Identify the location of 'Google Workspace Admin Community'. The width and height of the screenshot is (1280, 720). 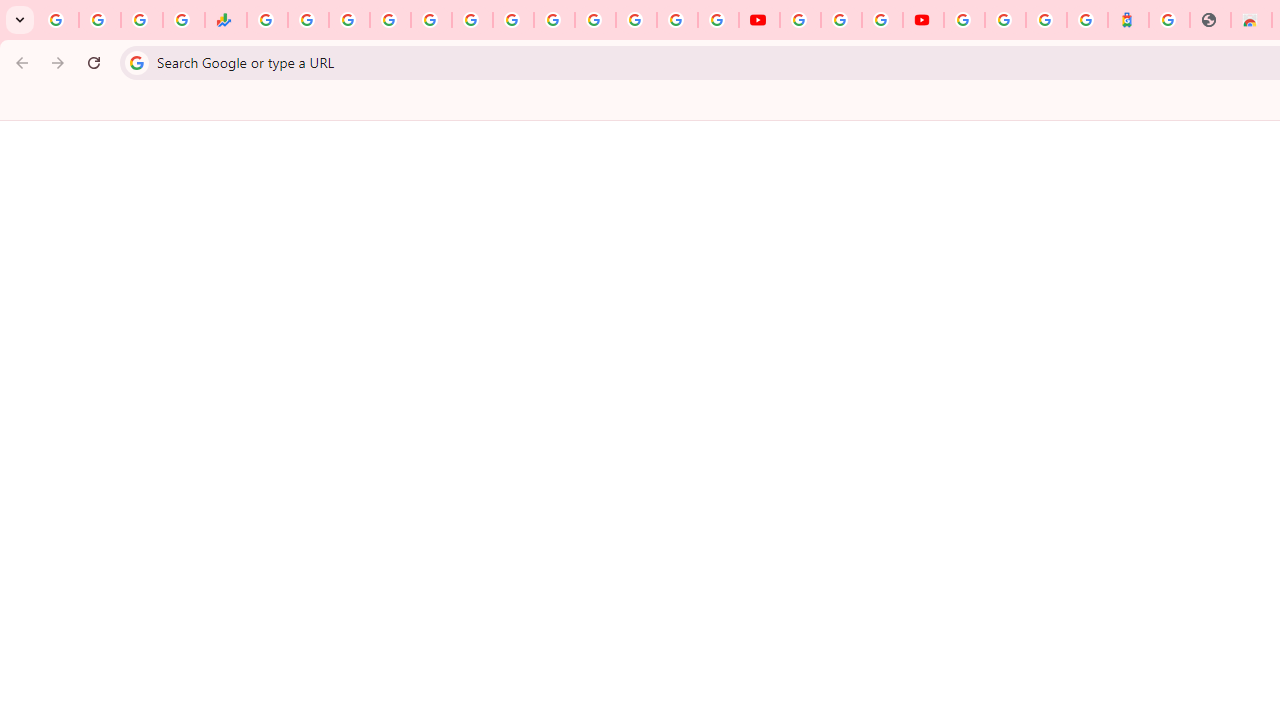
(58, 20).